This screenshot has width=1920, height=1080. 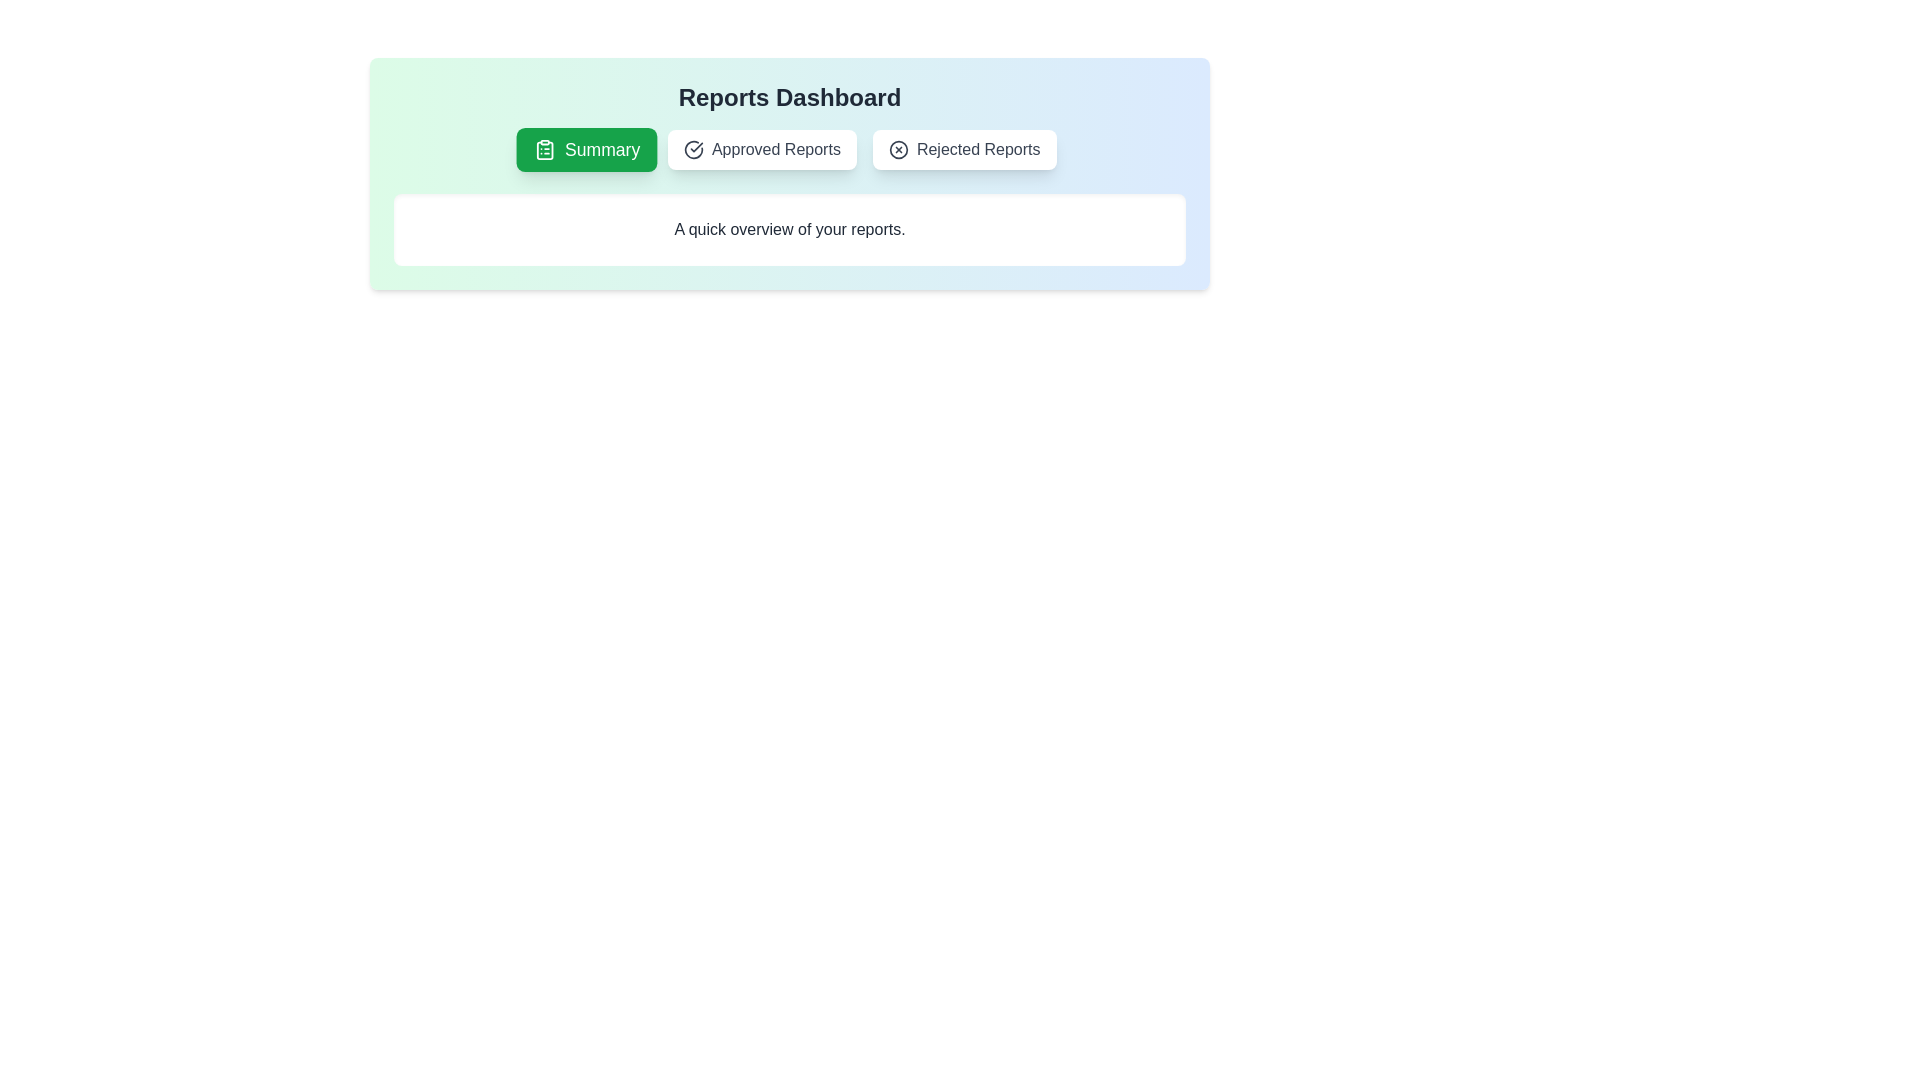 What do you see at coordinates (964, 149) in the screenshot?
I see `the tab labeled Rejected Reports` at bounding box center [964, 149].